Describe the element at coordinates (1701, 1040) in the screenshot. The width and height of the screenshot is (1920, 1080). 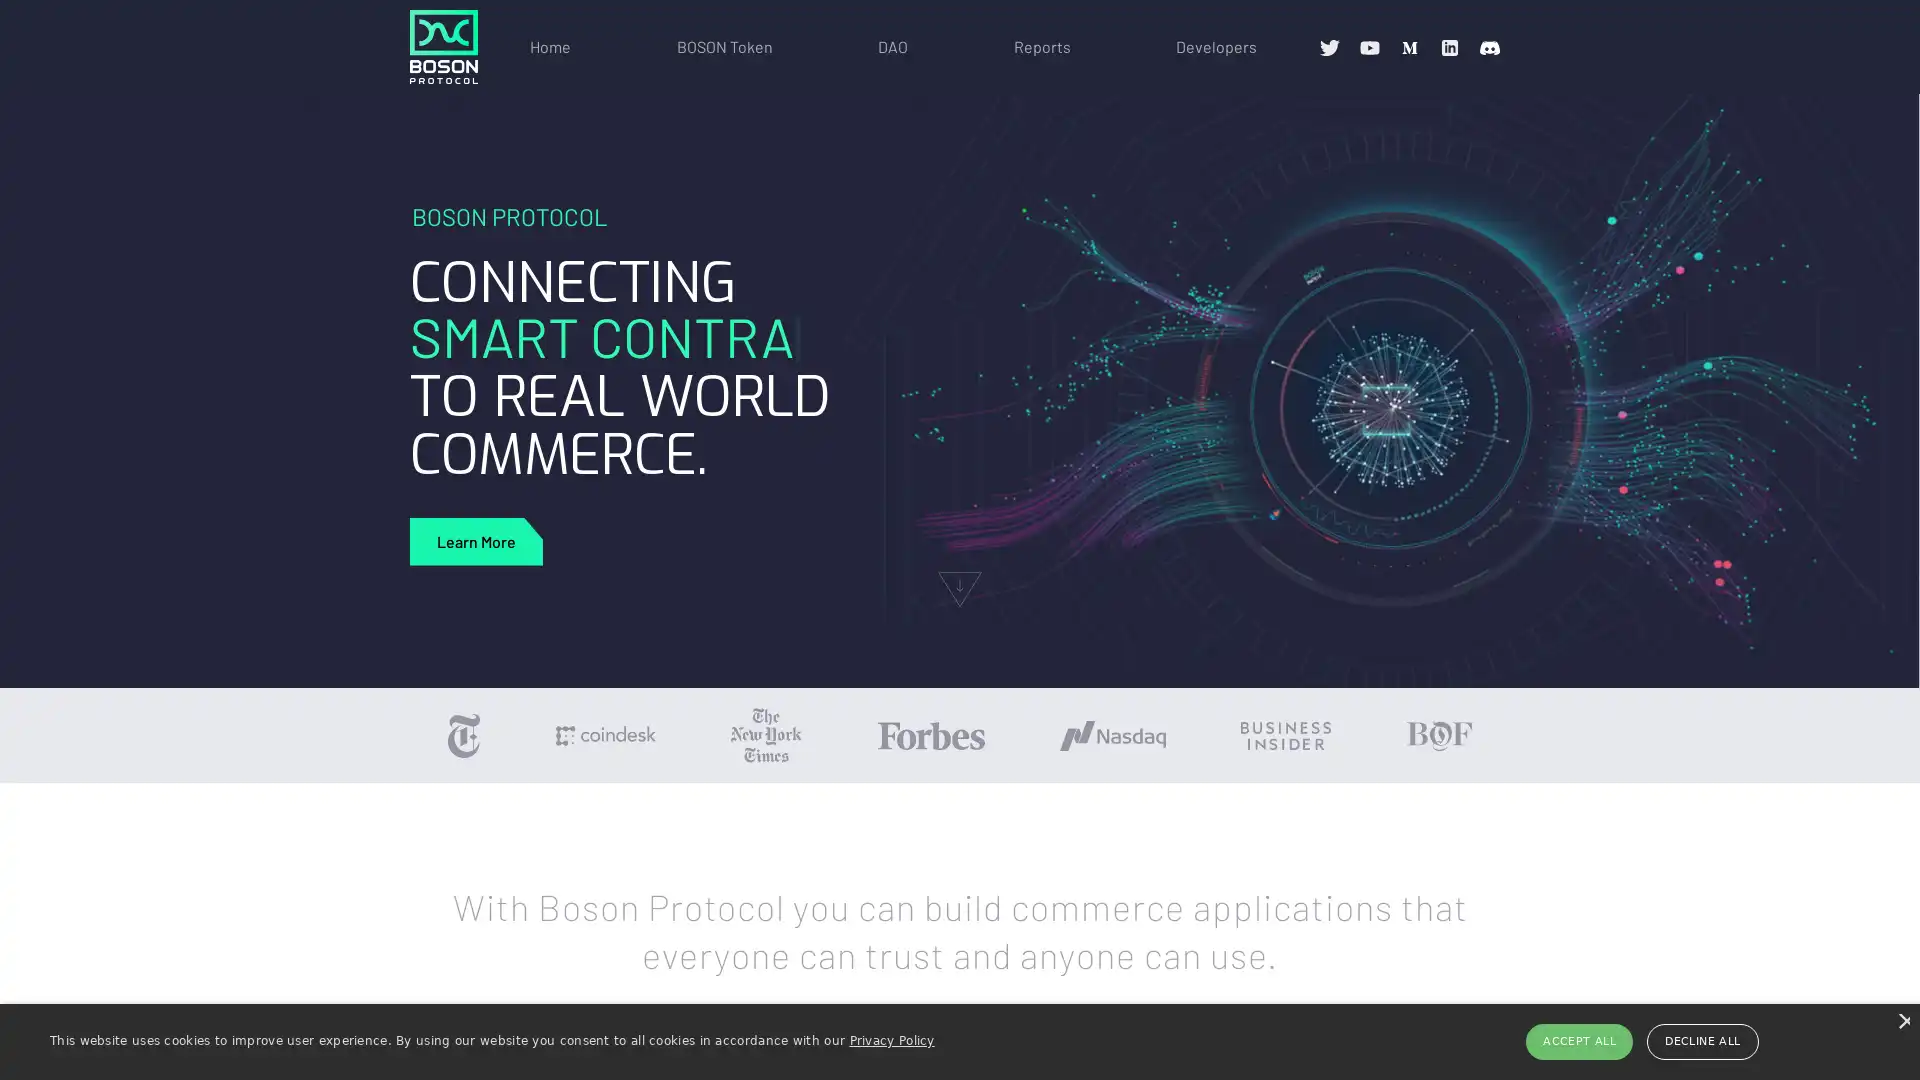
I see `DECLINE ALL` at that location.